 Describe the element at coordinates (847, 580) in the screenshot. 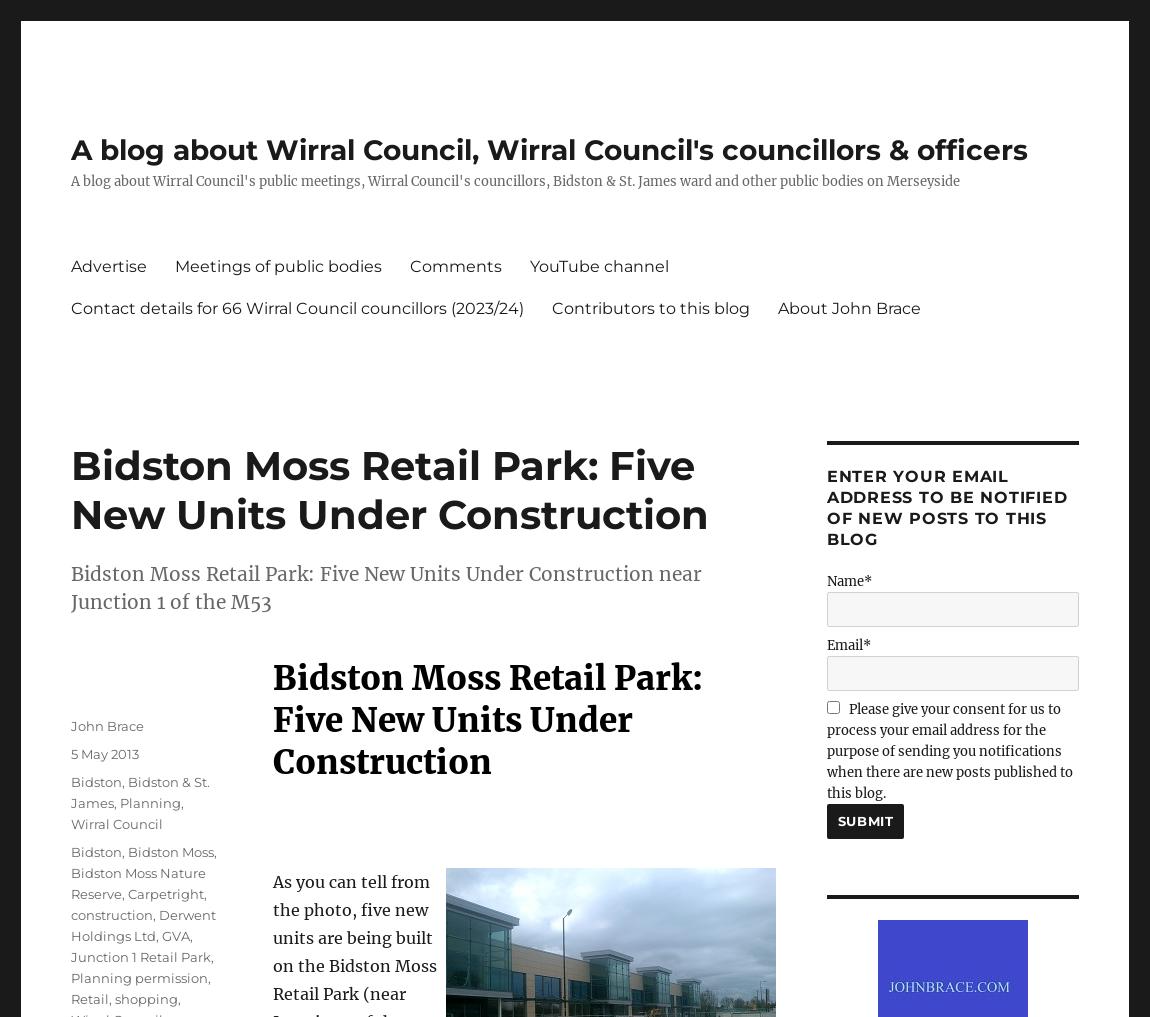

I see `'Name*'` at that location.